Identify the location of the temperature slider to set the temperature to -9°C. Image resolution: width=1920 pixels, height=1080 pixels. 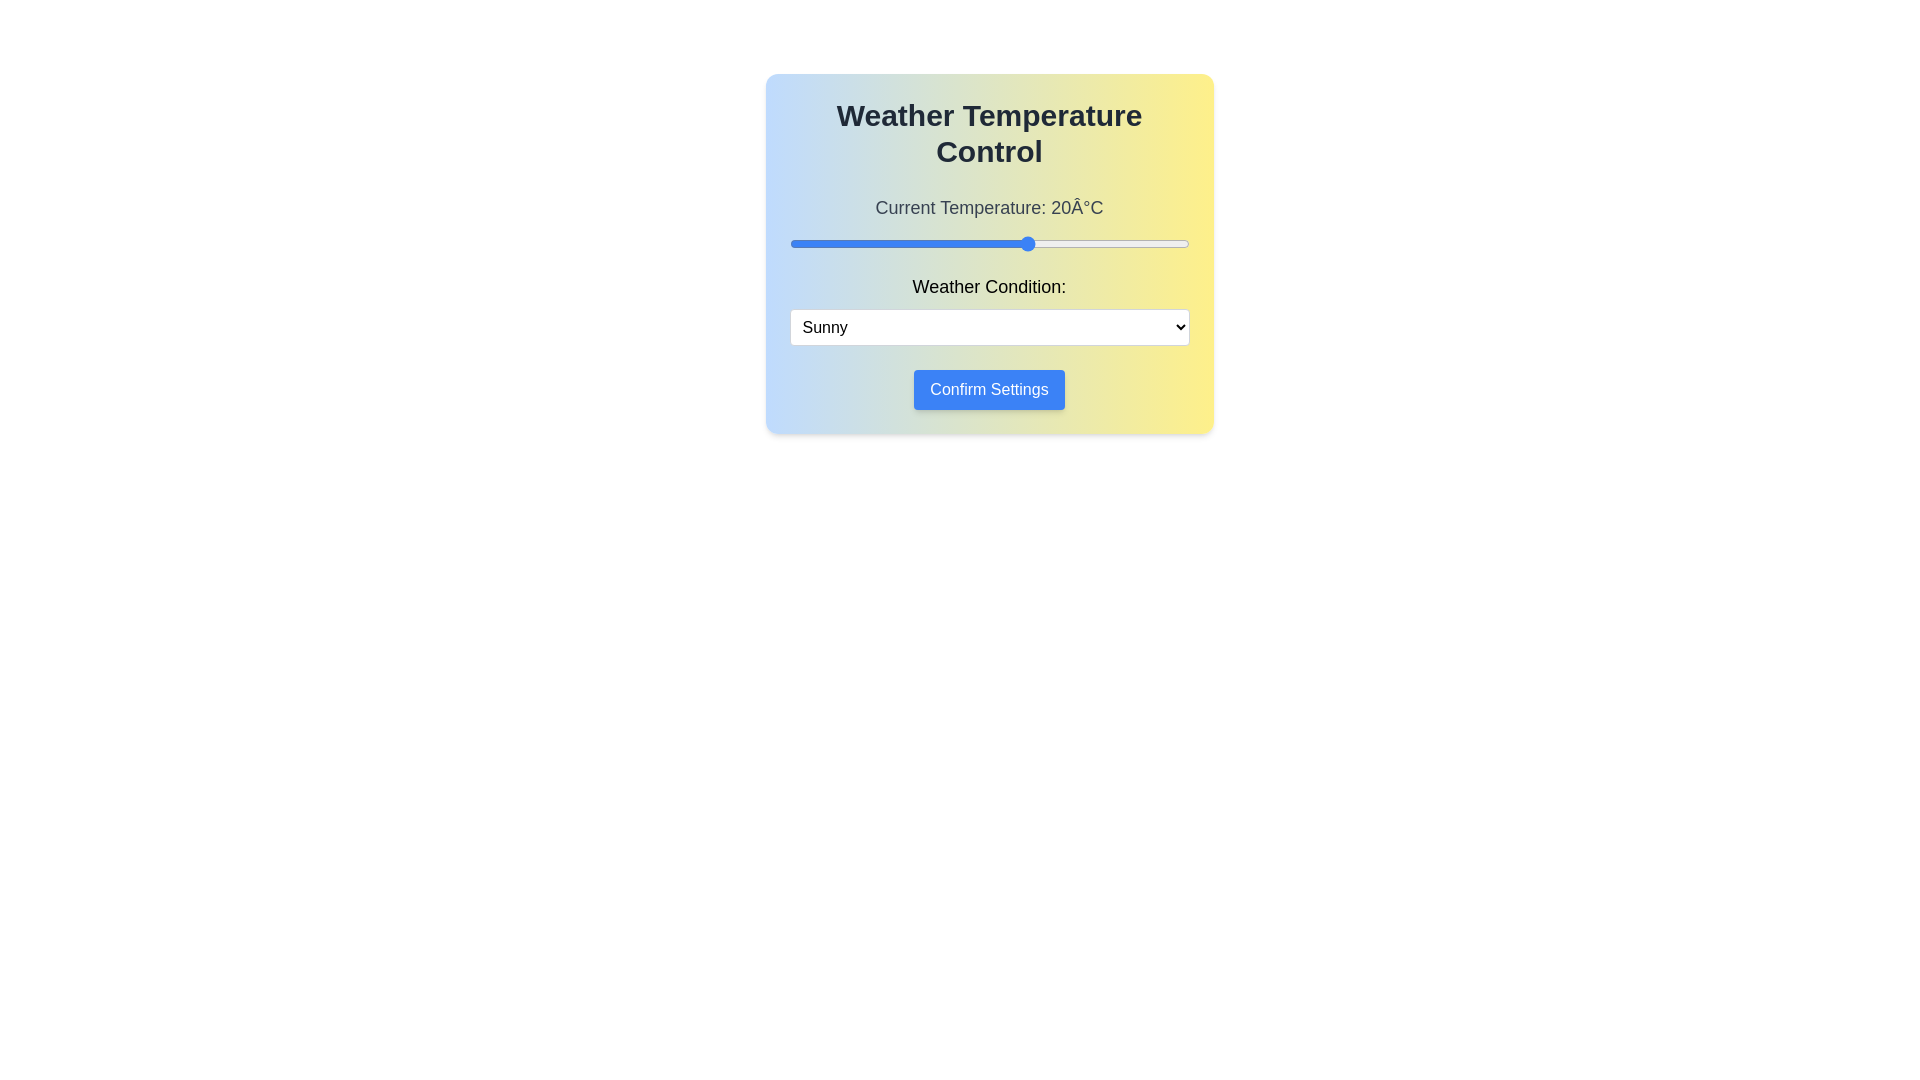
(796, 242).